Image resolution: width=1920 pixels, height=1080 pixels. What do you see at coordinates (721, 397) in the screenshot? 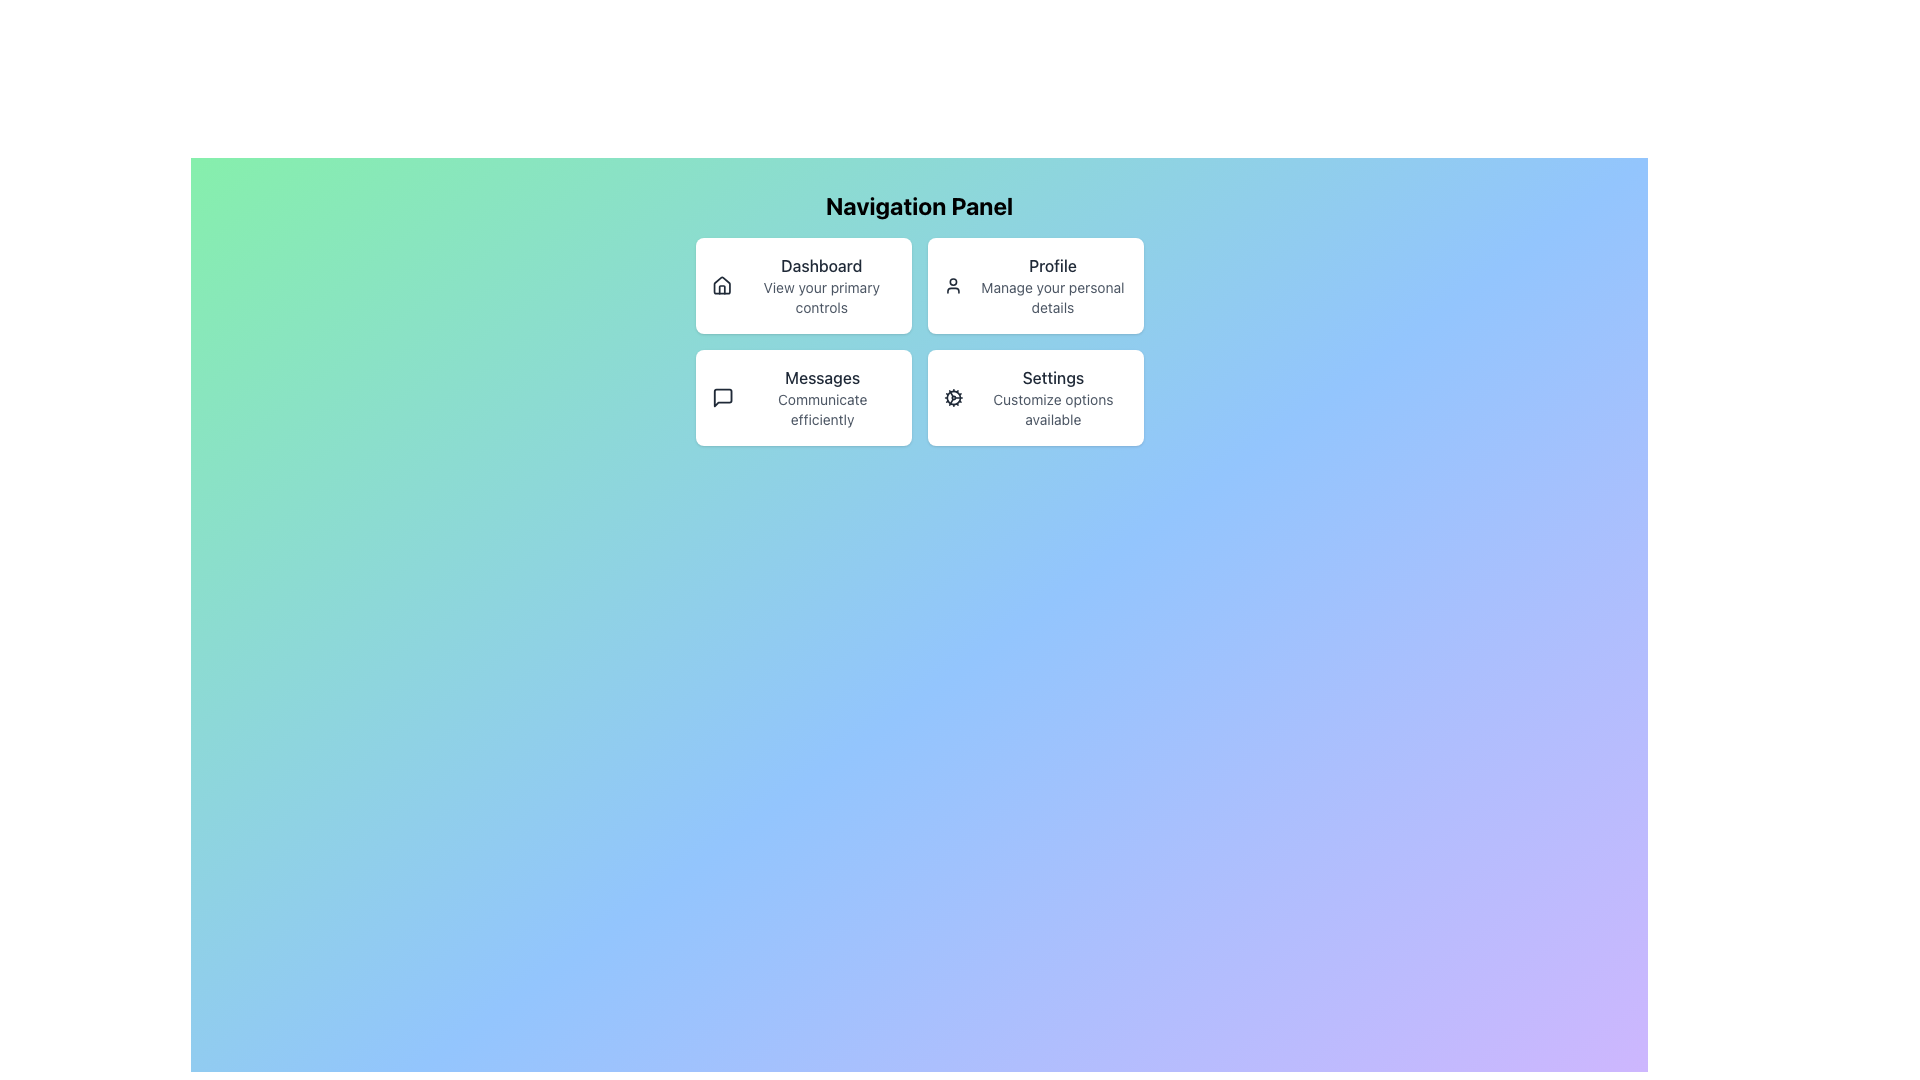
I see `the speech bubble icon located at the top-left corner of the 'Messages' tile` at bounding box center [721, 397].